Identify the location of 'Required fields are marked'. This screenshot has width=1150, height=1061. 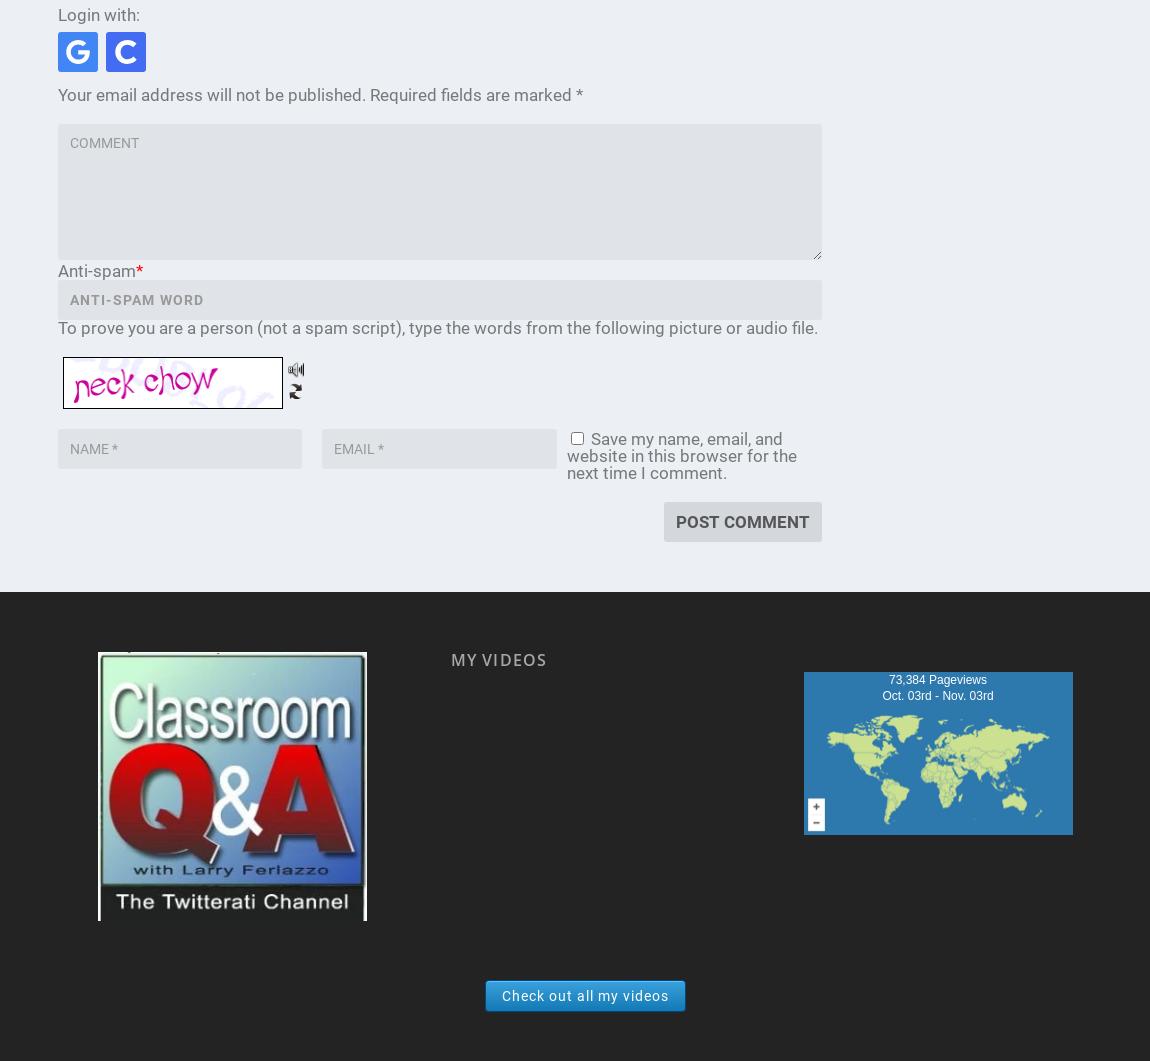
(471, 94).